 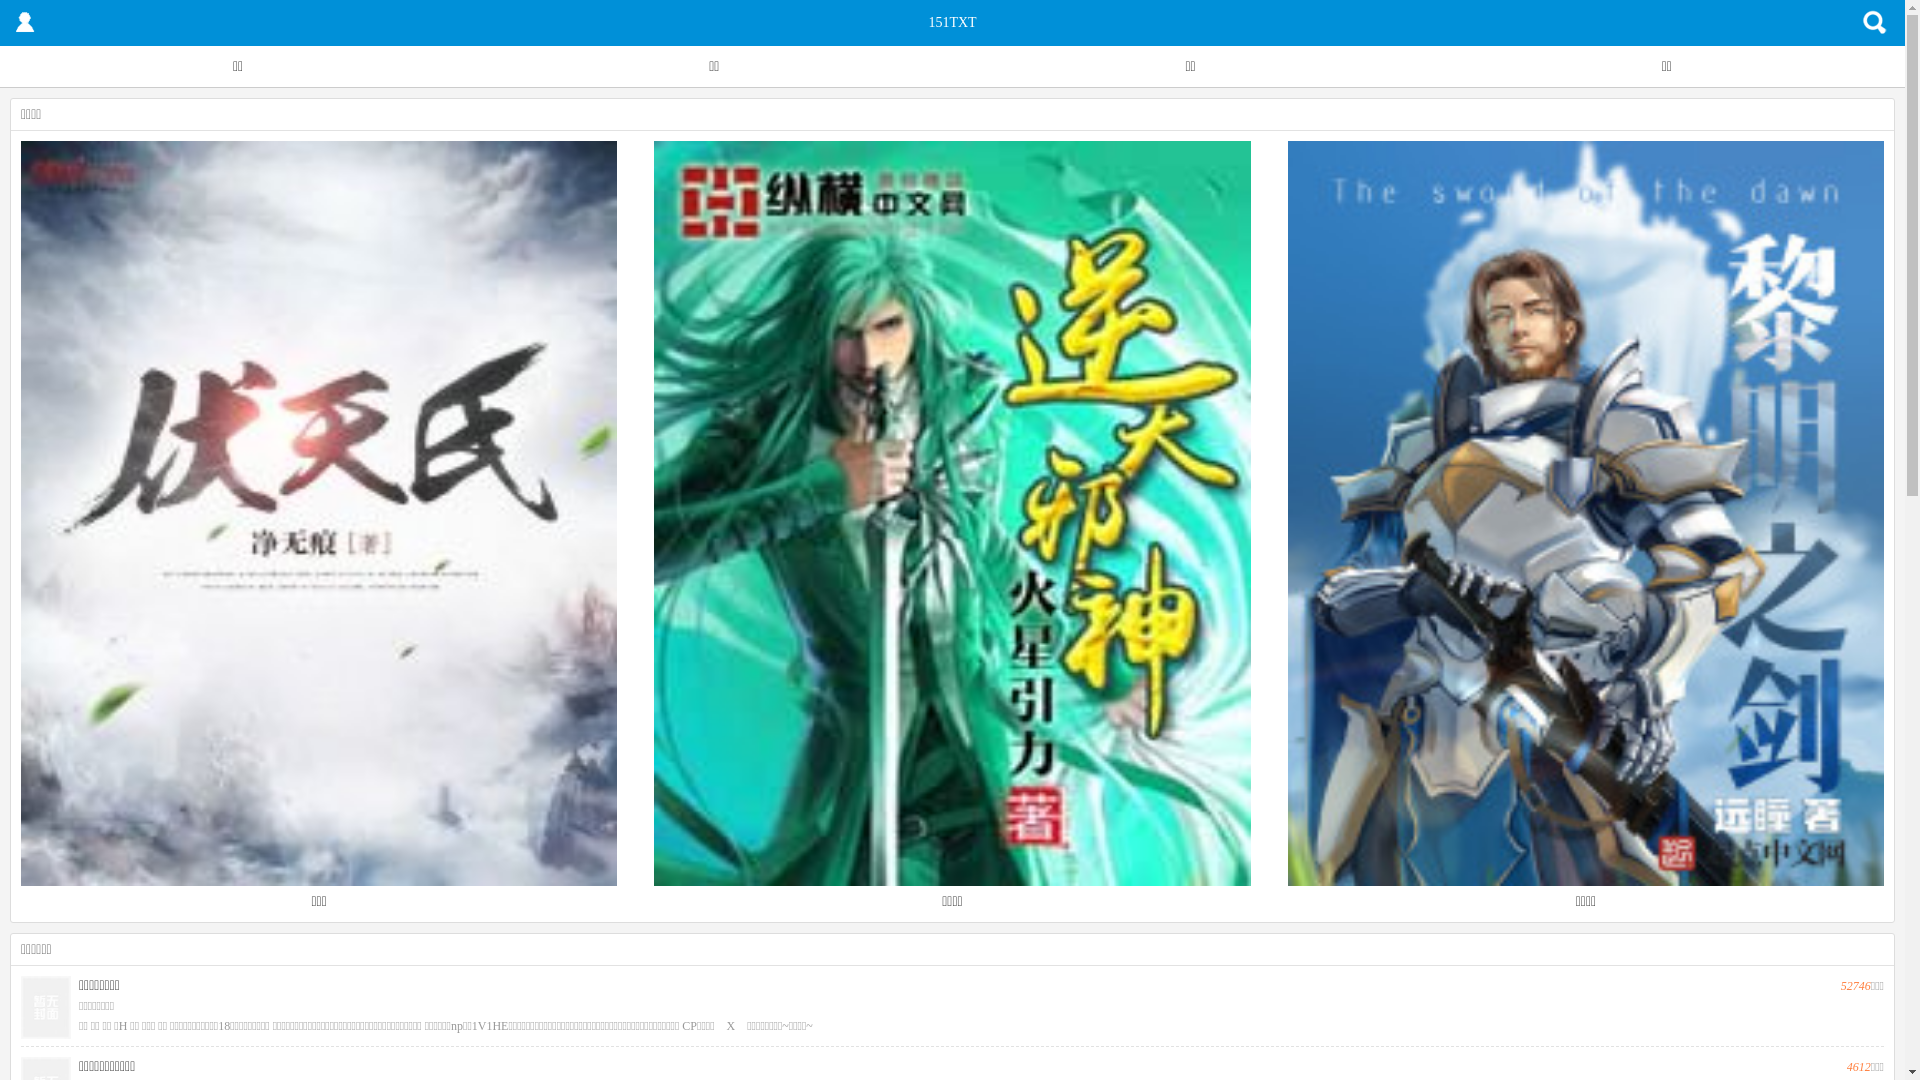 I want to click on ' ', so click(x=24, y=23).